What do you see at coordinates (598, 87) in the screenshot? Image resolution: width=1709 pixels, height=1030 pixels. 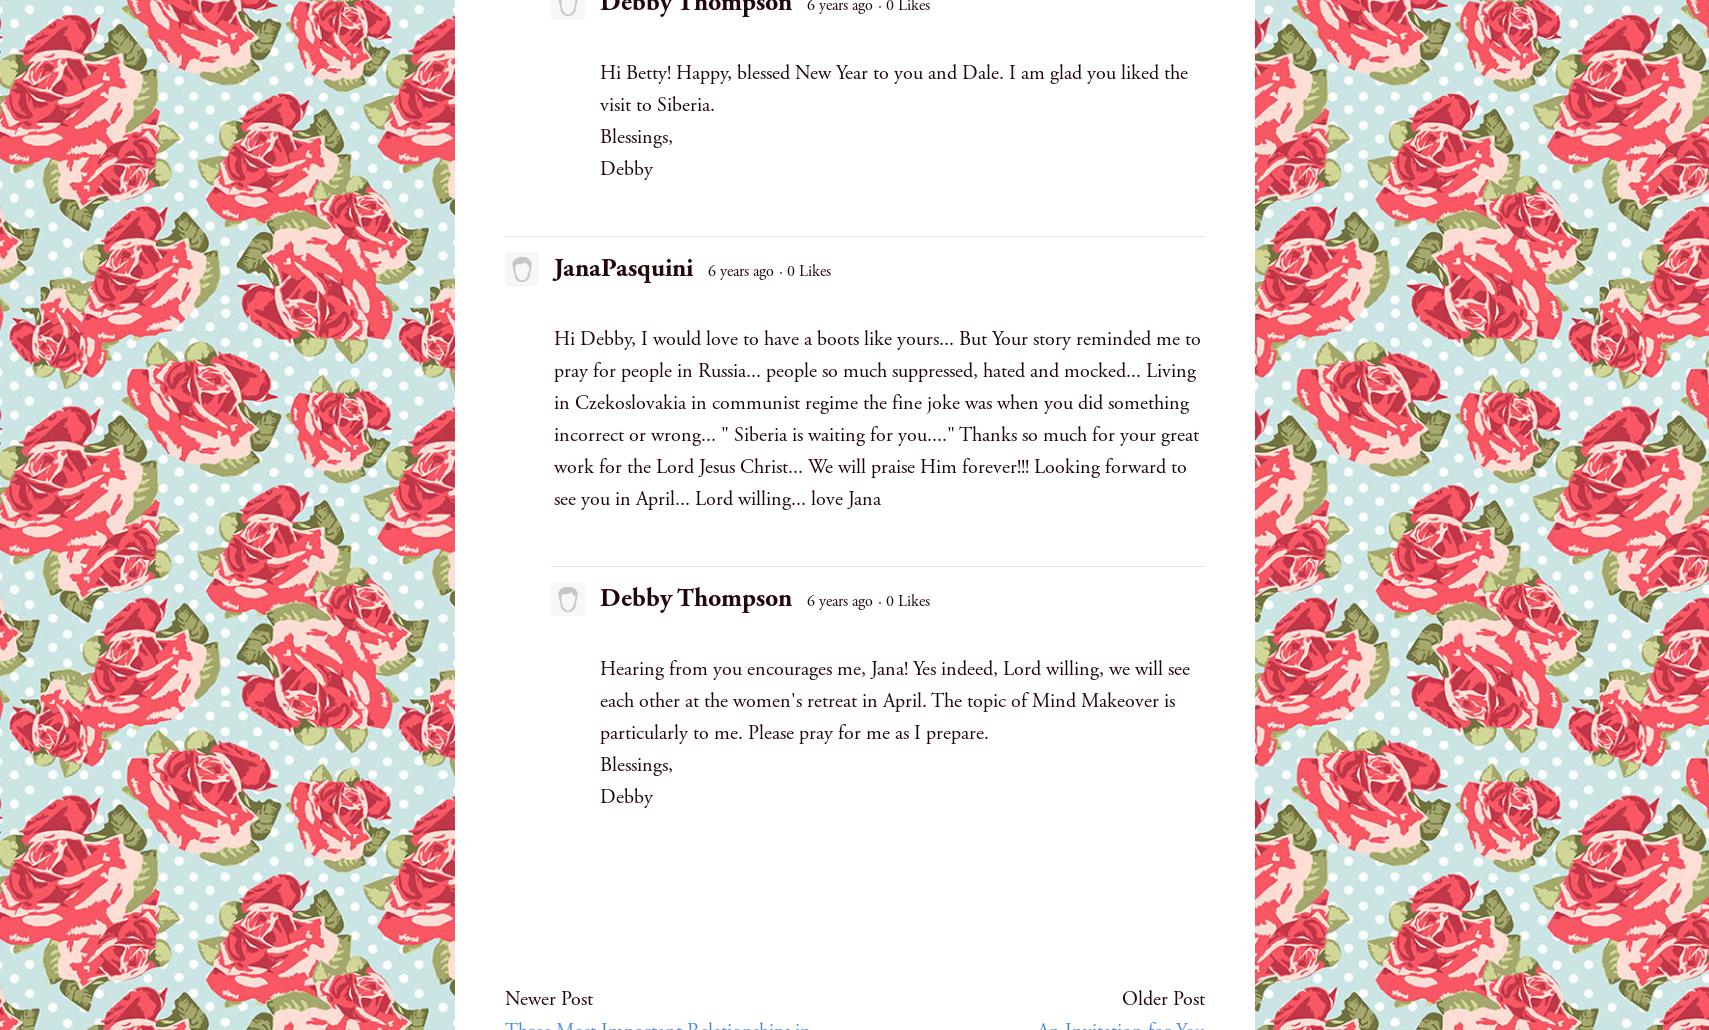 I see `'Hi Betty! Happy, blessed New Year to you and Dale. I am glad you liked the visit to Siberia.'` at bounding box center [598, 87].